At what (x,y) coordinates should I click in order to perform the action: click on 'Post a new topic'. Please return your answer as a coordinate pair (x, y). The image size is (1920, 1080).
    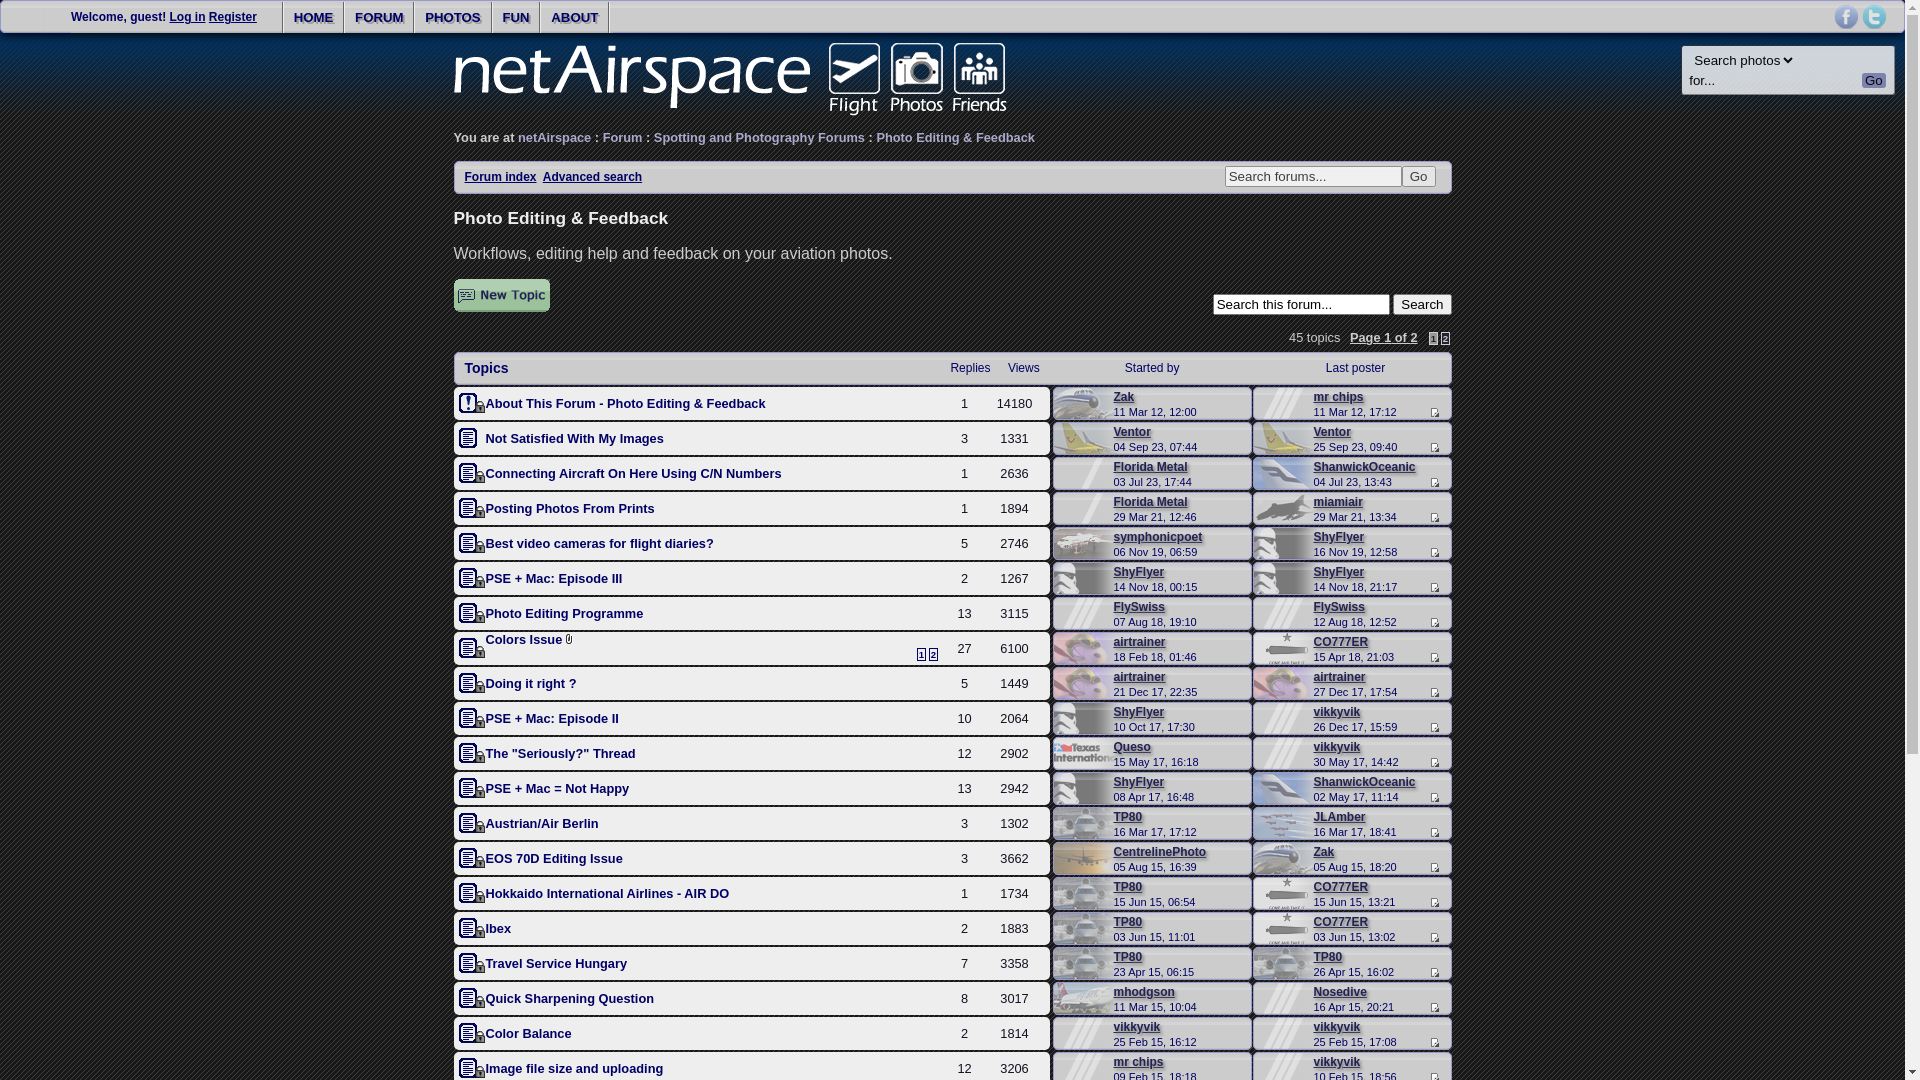
    Looking at the image, I should click on (502, 295).